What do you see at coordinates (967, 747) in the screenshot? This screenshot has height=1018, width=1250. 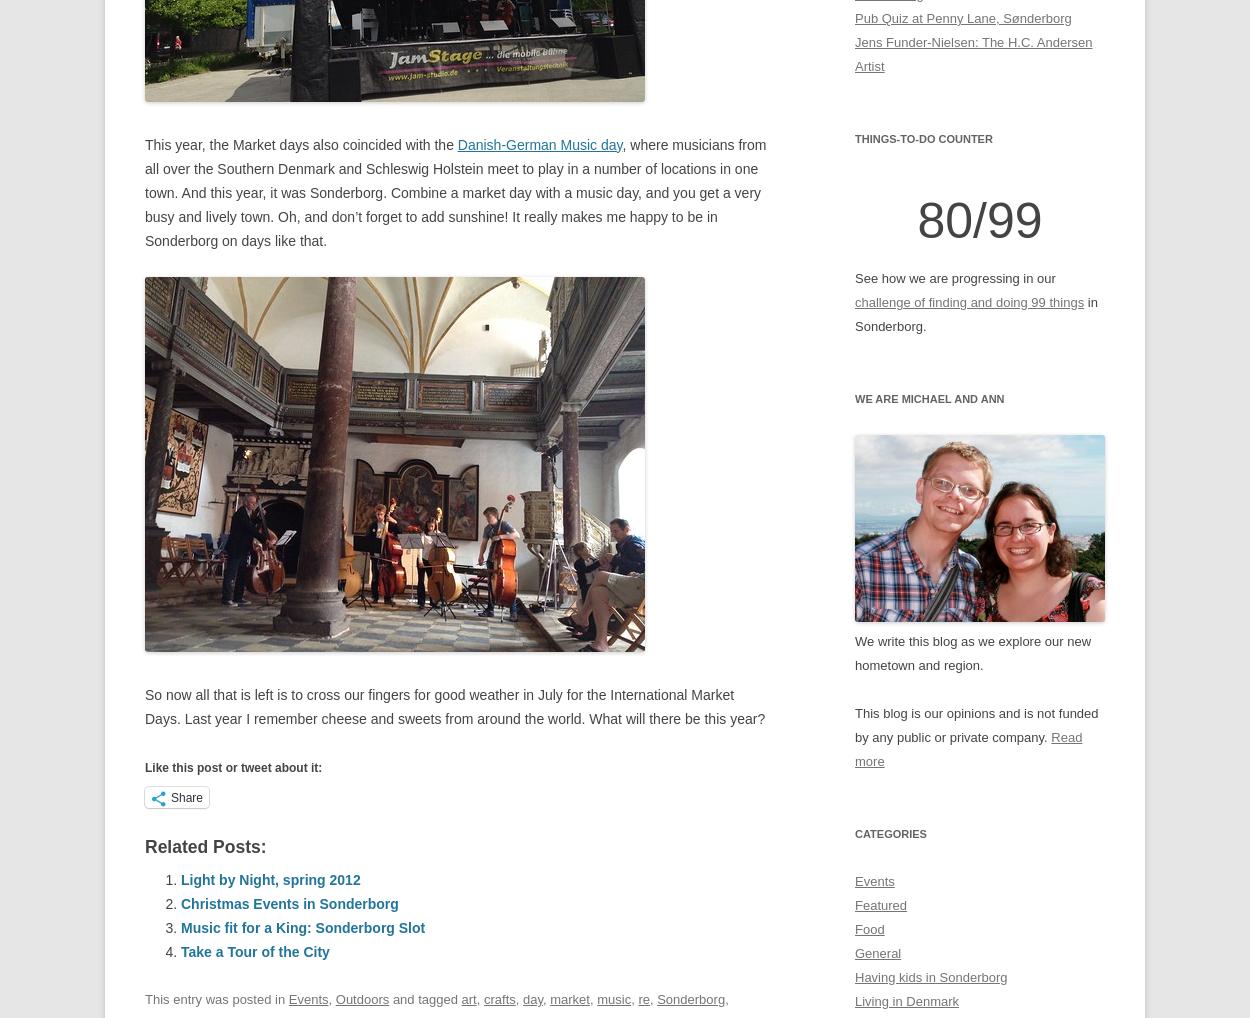 I see `'Read more'` at bounding box center [967, 747].